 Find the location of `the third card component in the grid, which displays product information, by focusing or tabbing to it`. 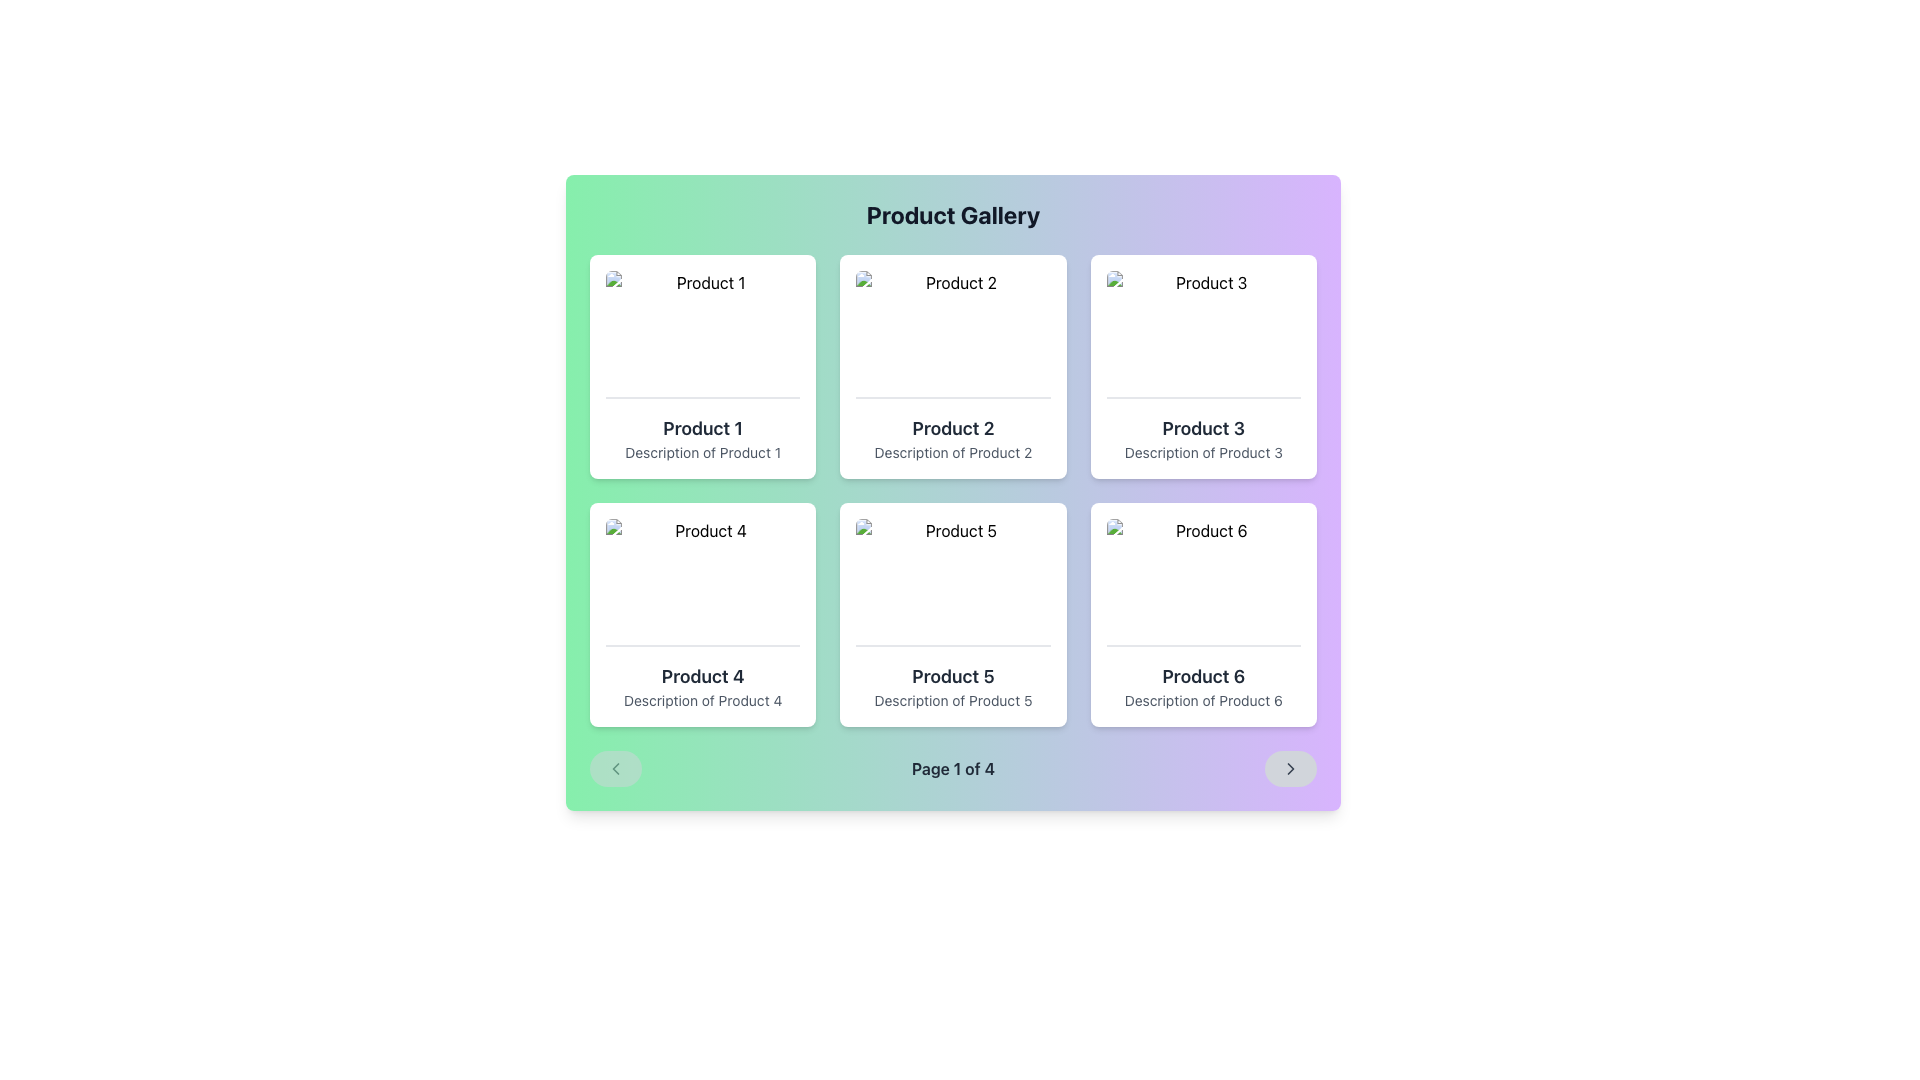

the third card component in the grid, which displays product information, by focusing or tabbing to it is located at coordinates (1202, 366).